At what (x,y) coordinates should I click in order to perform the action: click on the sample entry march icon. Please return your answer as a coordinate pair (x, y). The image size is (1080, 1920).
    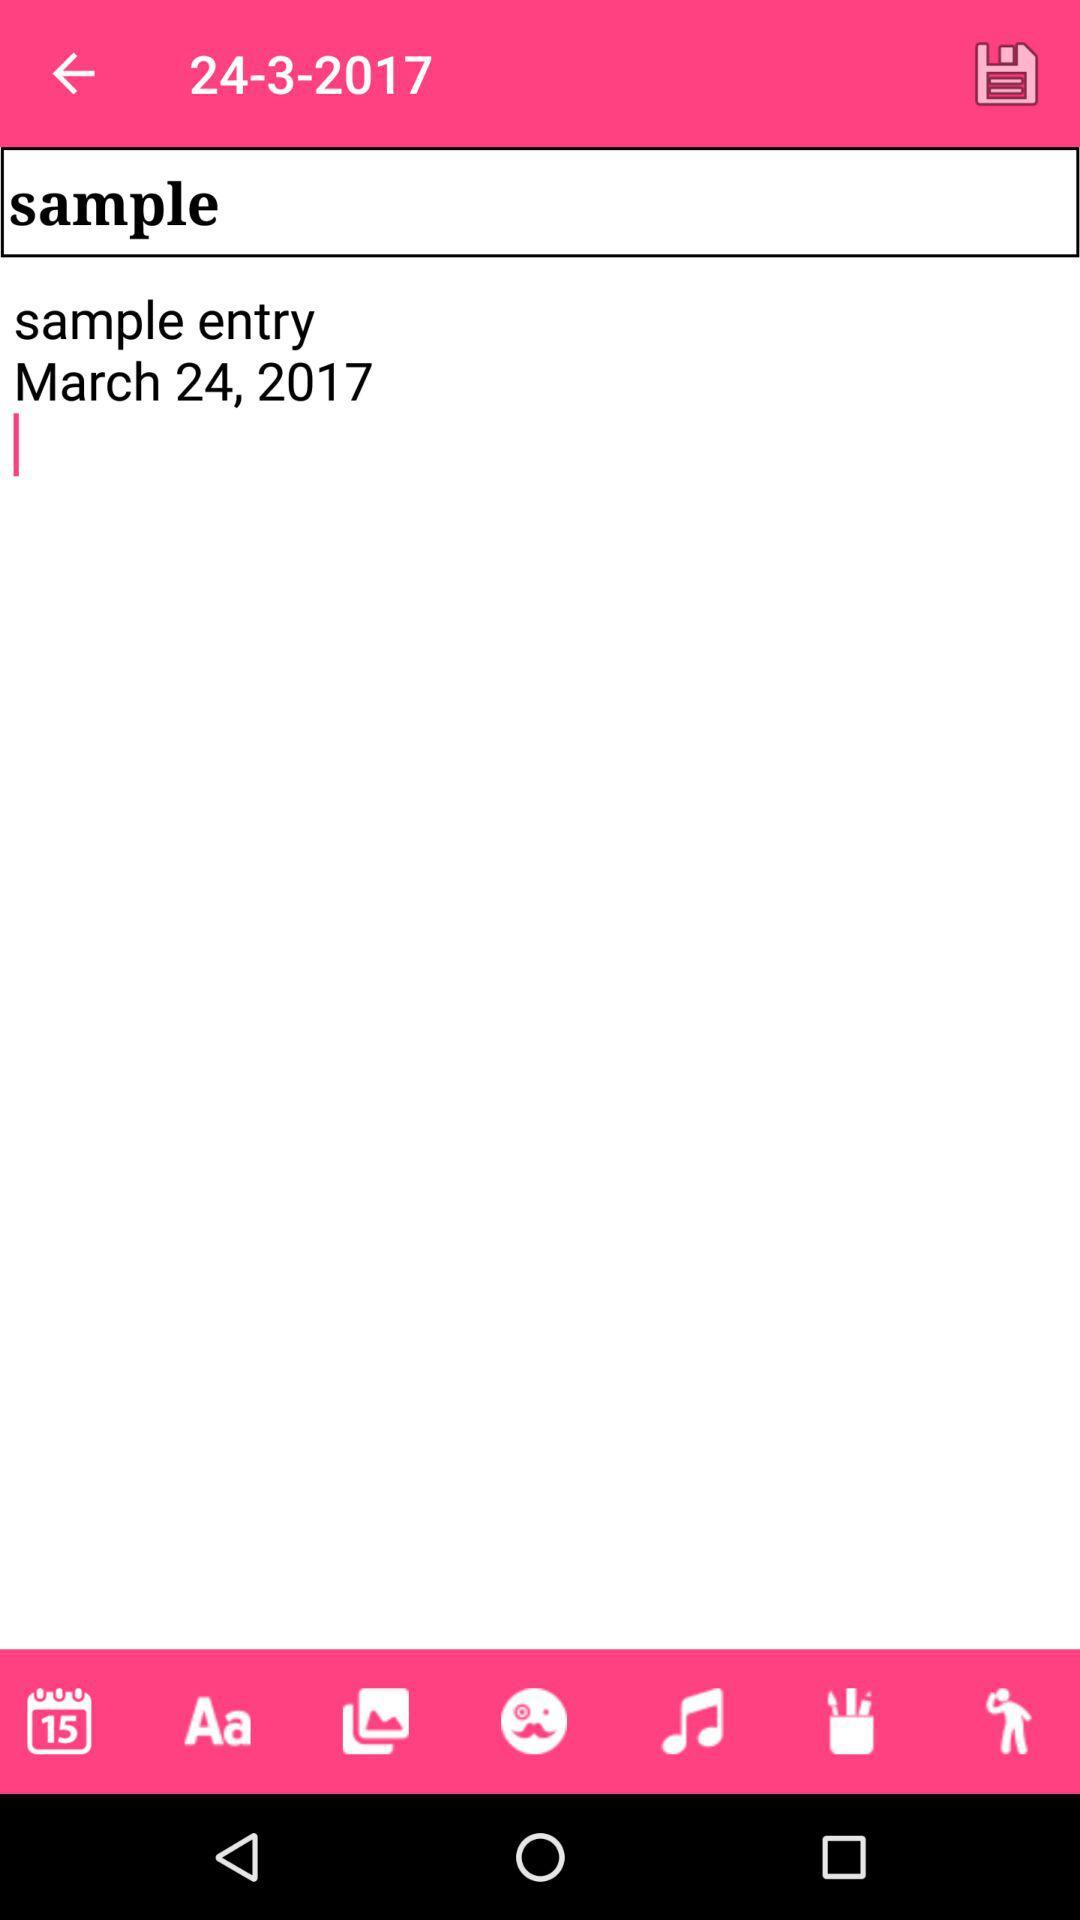
    Looking at the image, I should click on (540, 966).